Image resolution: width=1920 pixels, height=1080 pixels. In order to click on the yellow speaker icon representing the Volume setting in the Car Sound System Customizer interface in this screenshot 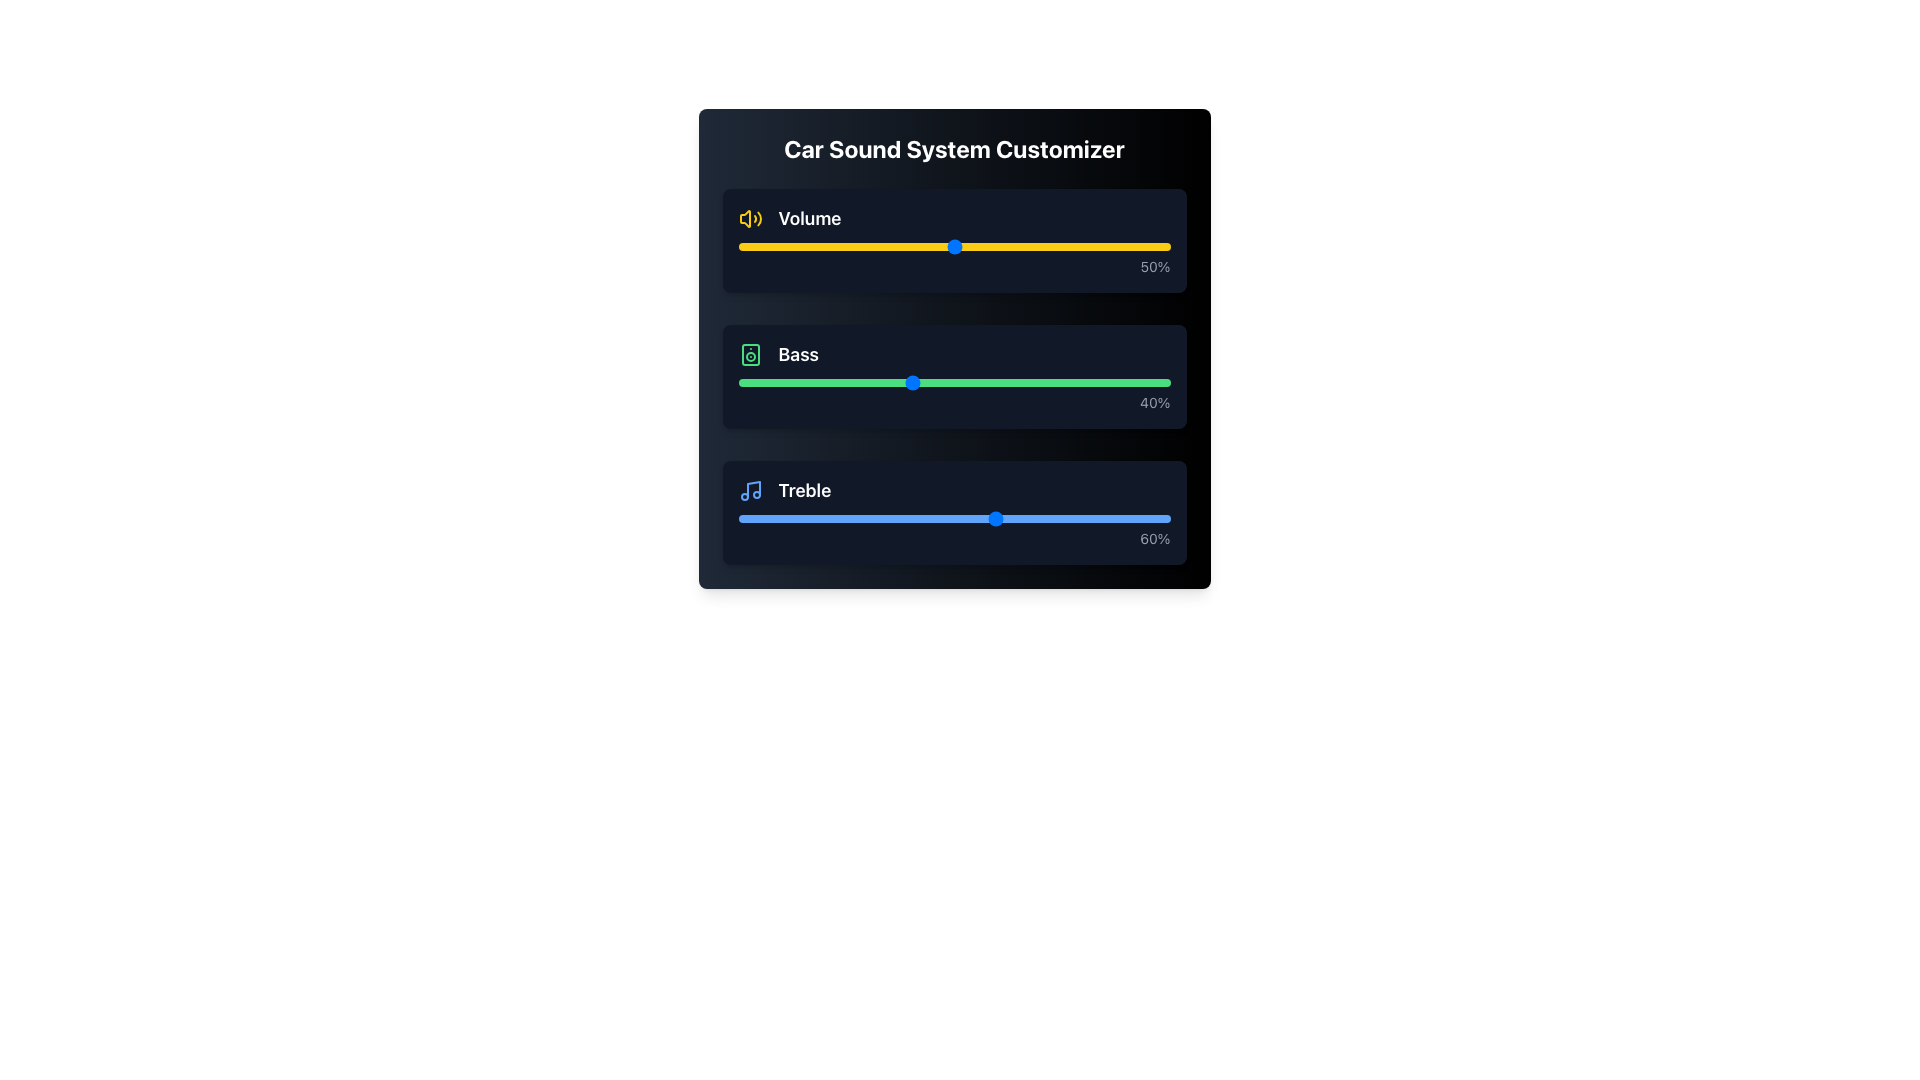, I will do `click(743, 219)`.